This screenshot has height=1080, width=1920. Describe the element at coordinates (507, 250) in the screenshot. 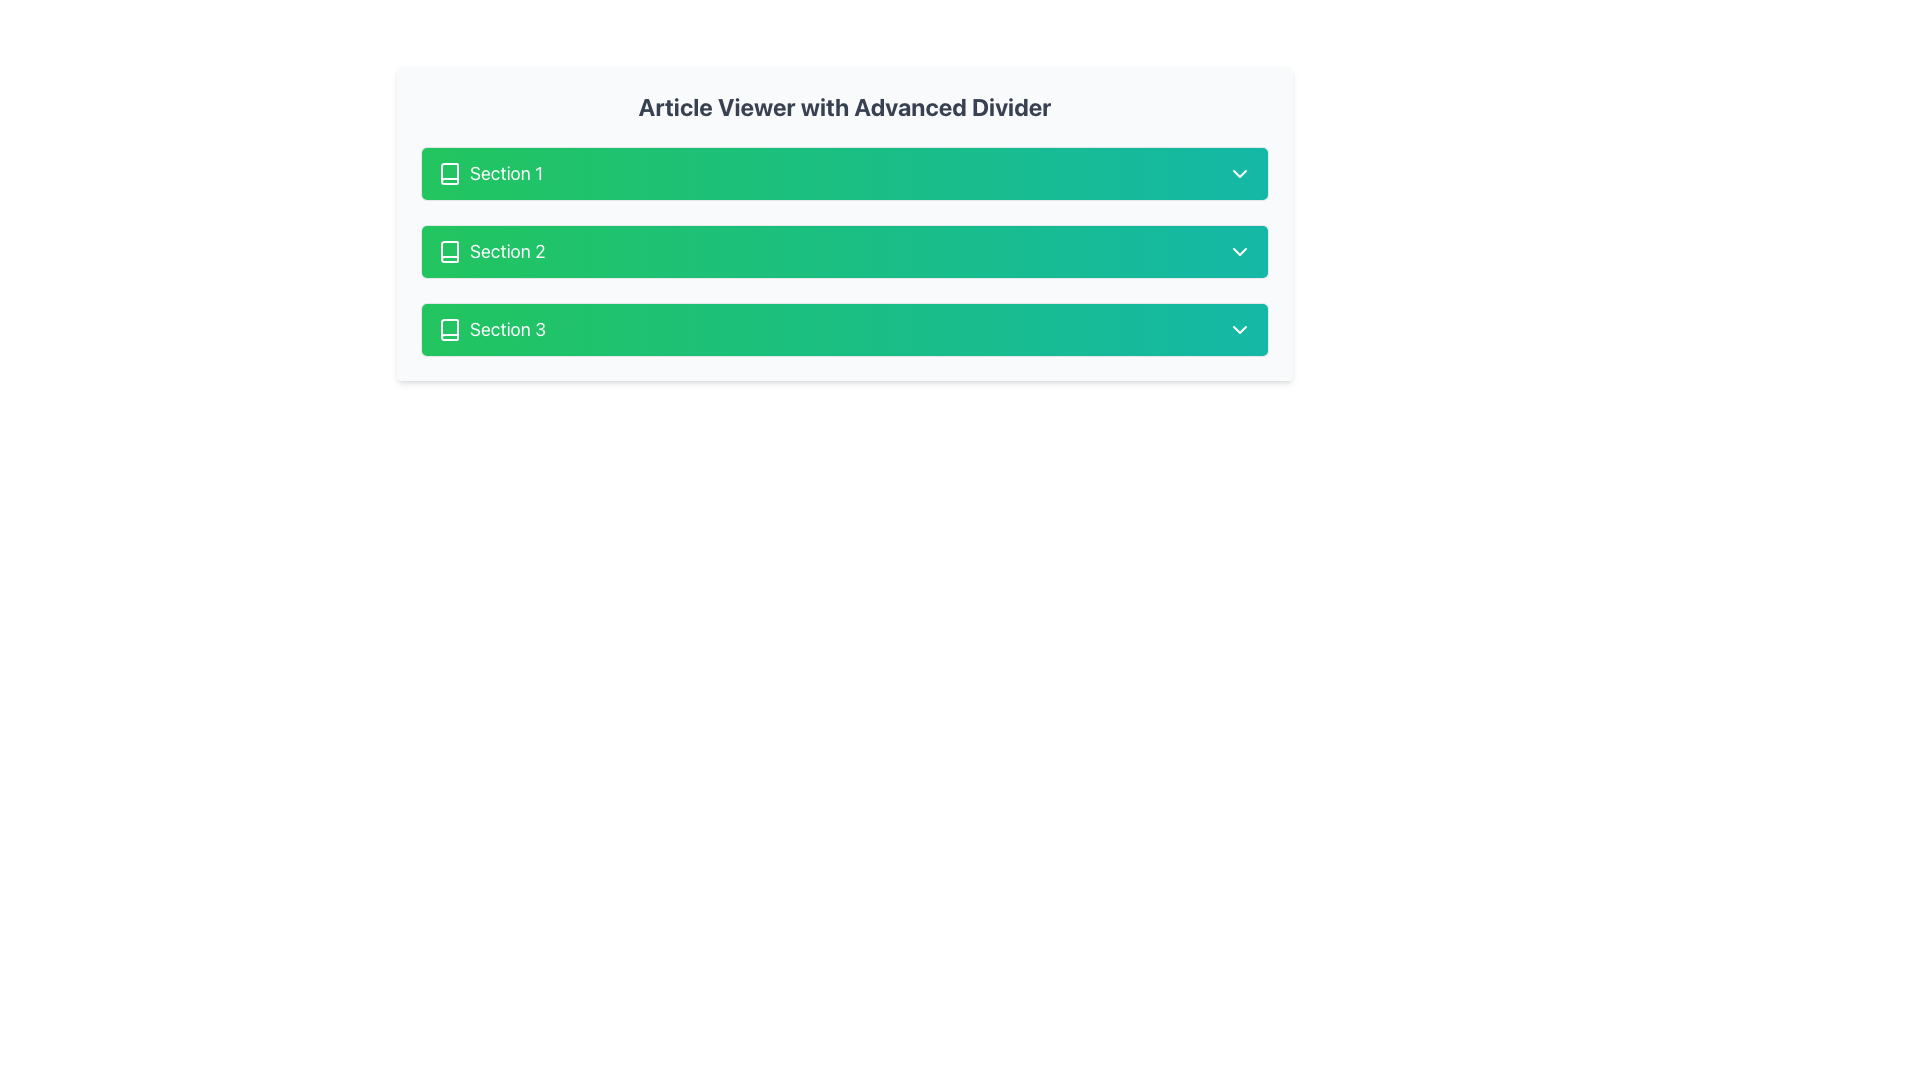

I see `the text label displaying 'Section 2', which is part of a vertically stacked list located beneath the header 'Article Viewer with Advanced Divider'` at that location.